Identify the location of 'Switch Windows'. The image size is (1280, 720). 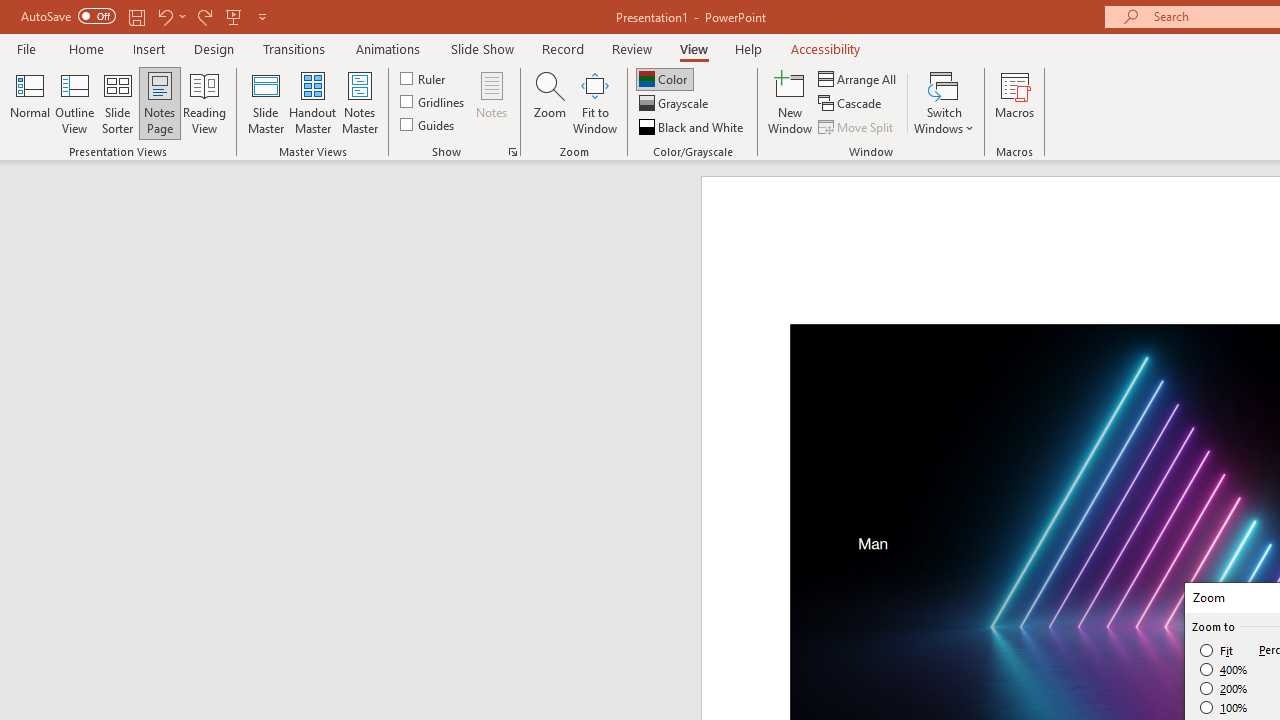
(943, 103).